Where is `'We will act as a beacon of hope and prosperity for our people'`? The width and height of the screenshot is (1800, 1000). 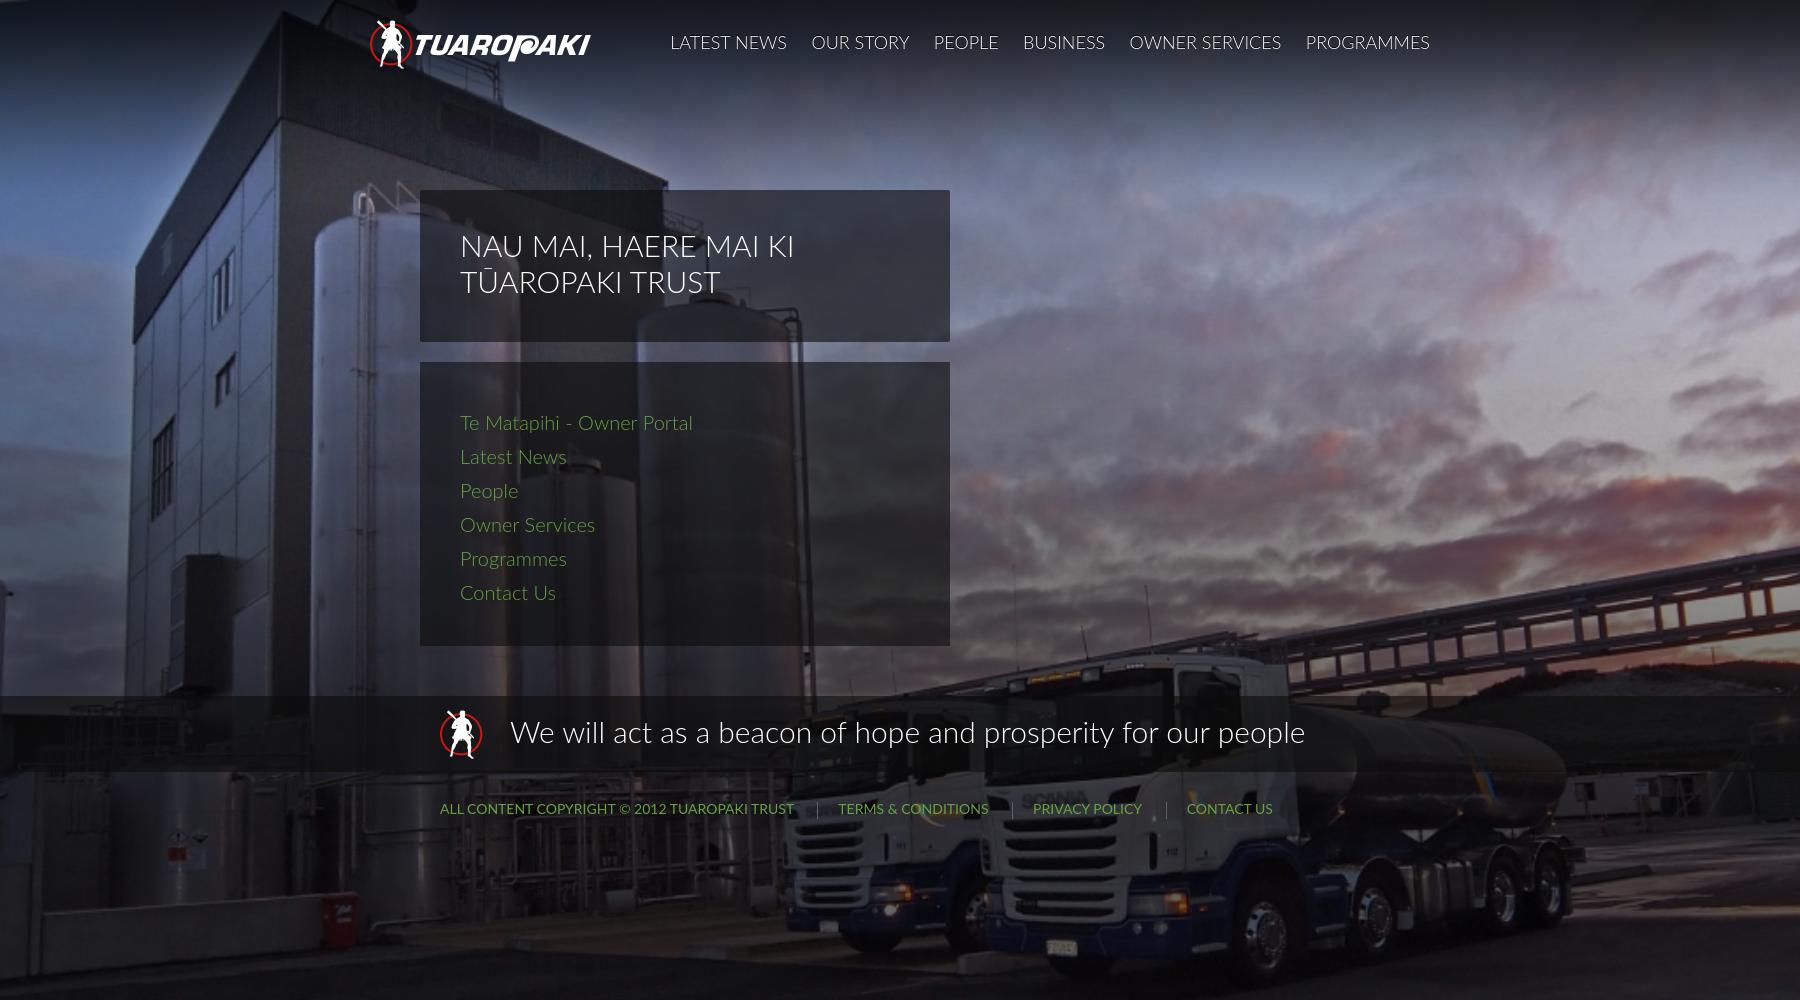 'We will act as a beacon of hope and prosperity for our people' is located at coordinates (906, 733).